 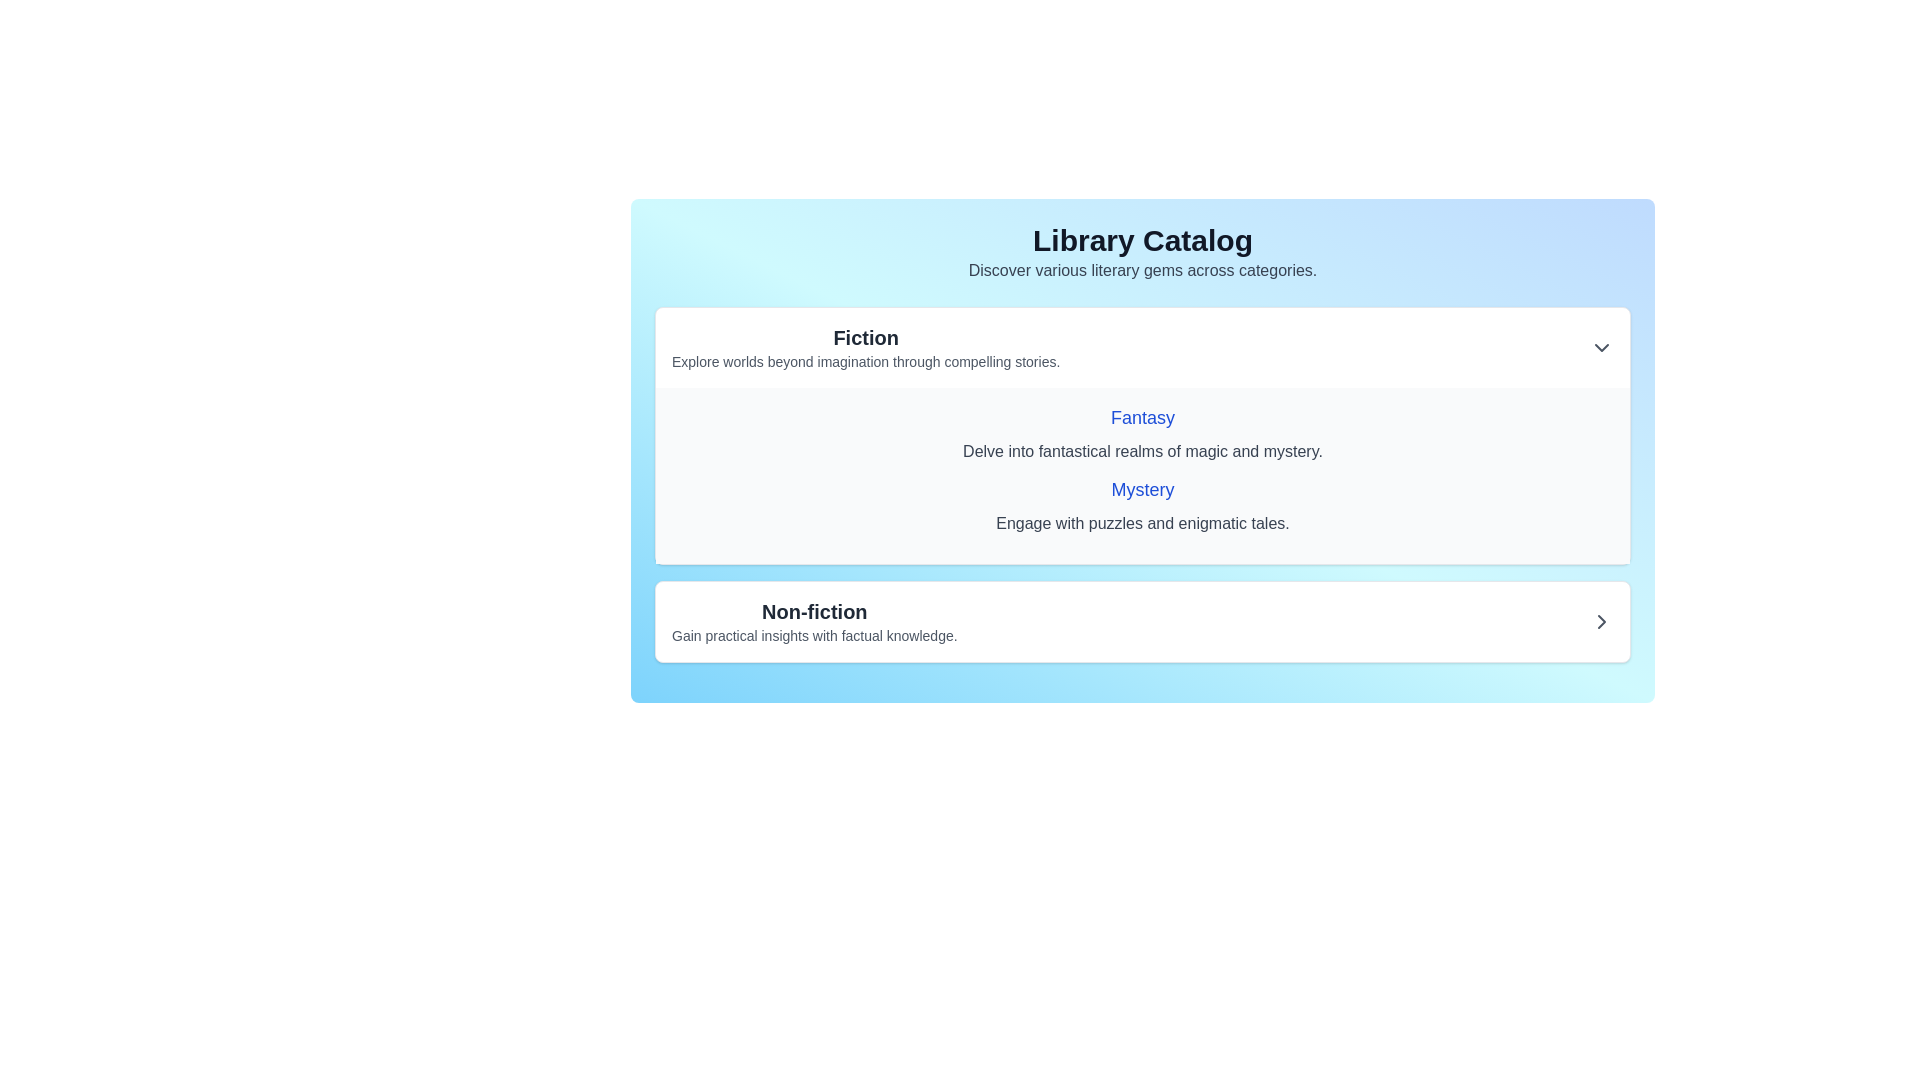 I want to click on the text label that serves as a title for the section 'Non-fiction Gain practical insights with factual knowledge', so click(x=814, y=611).